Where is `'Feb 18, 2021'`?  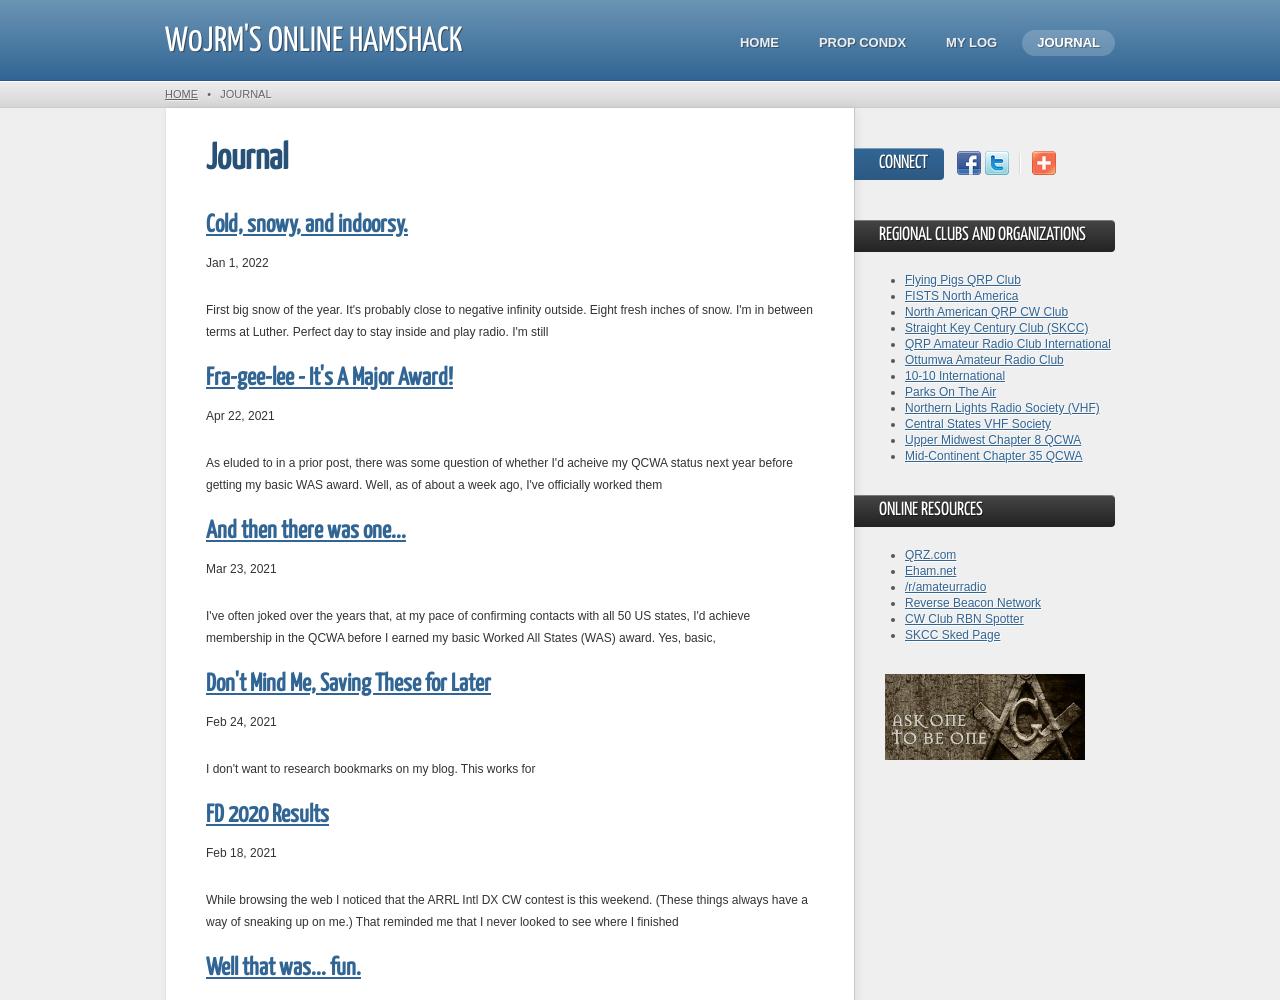 'Feb 18, 2021' is located at coordinates (240, 852).